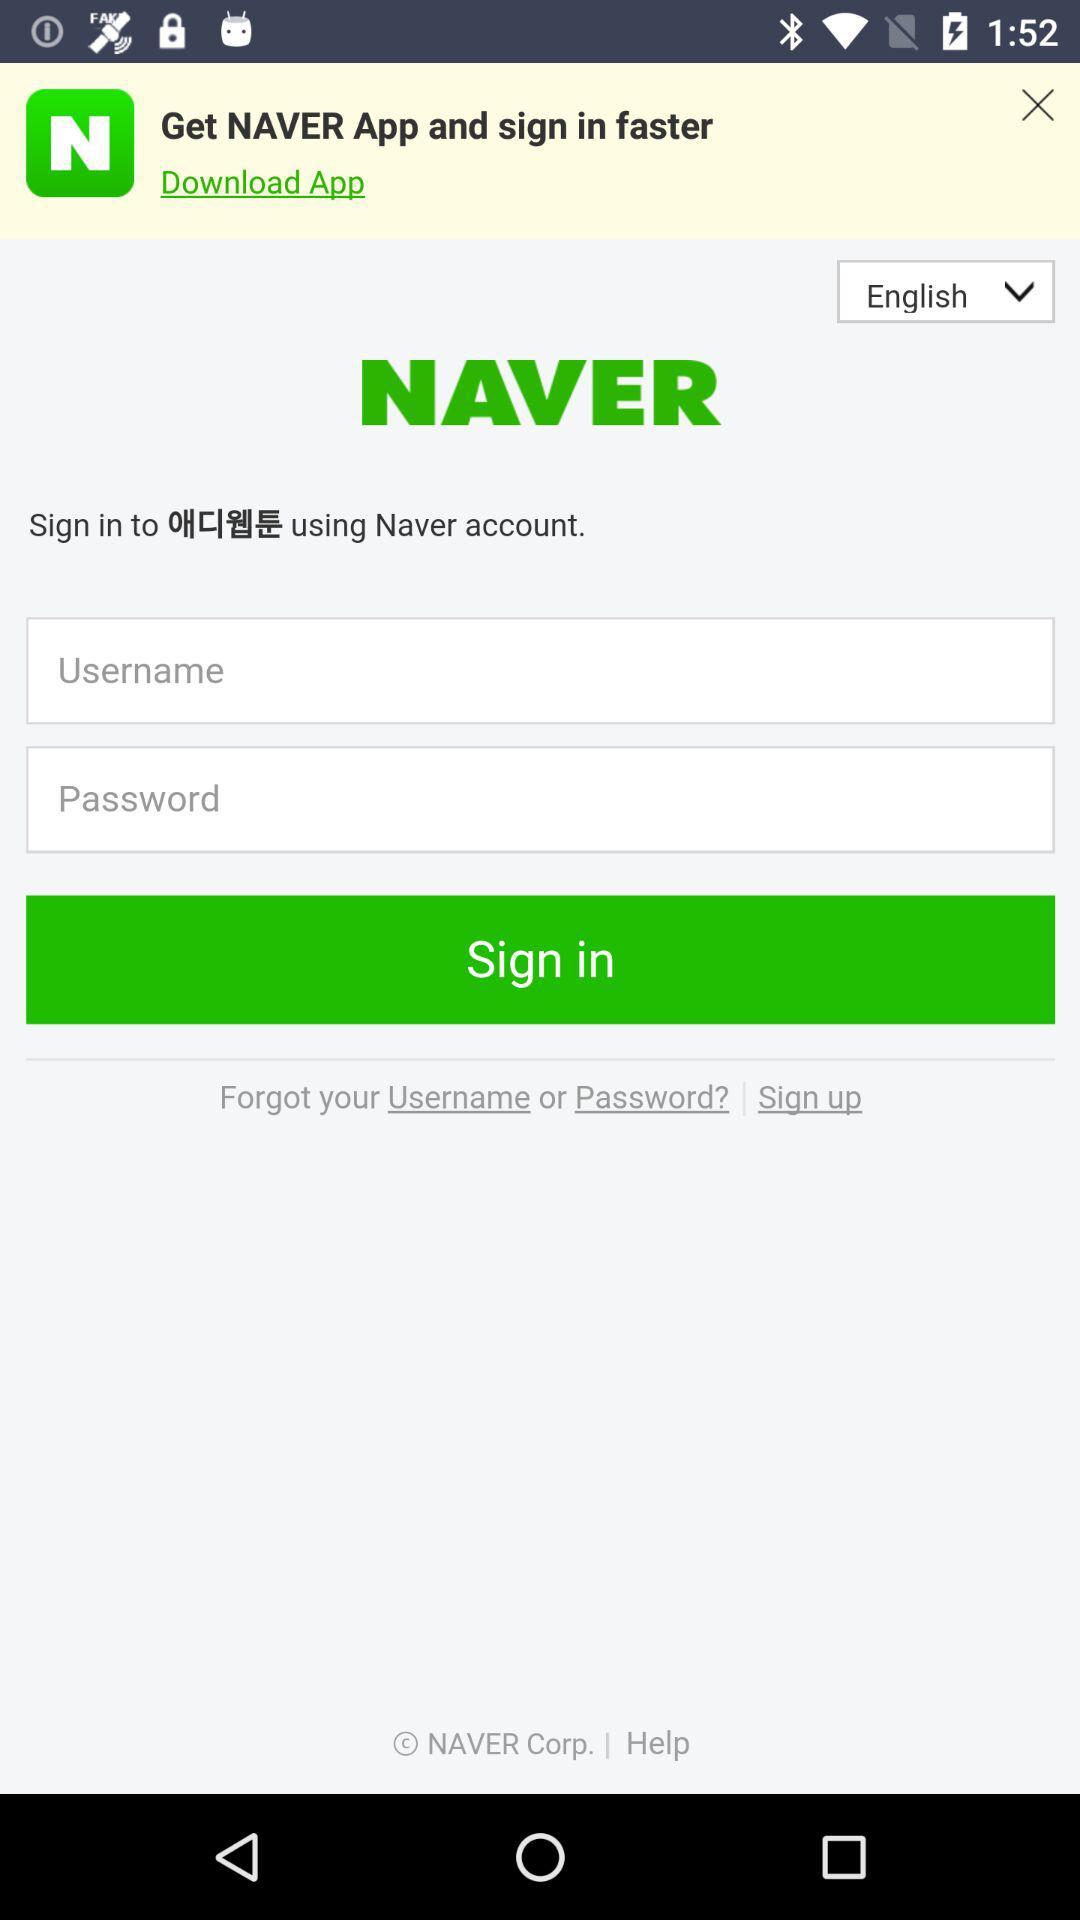  I want to click on log into naver, so click(540, 1016).